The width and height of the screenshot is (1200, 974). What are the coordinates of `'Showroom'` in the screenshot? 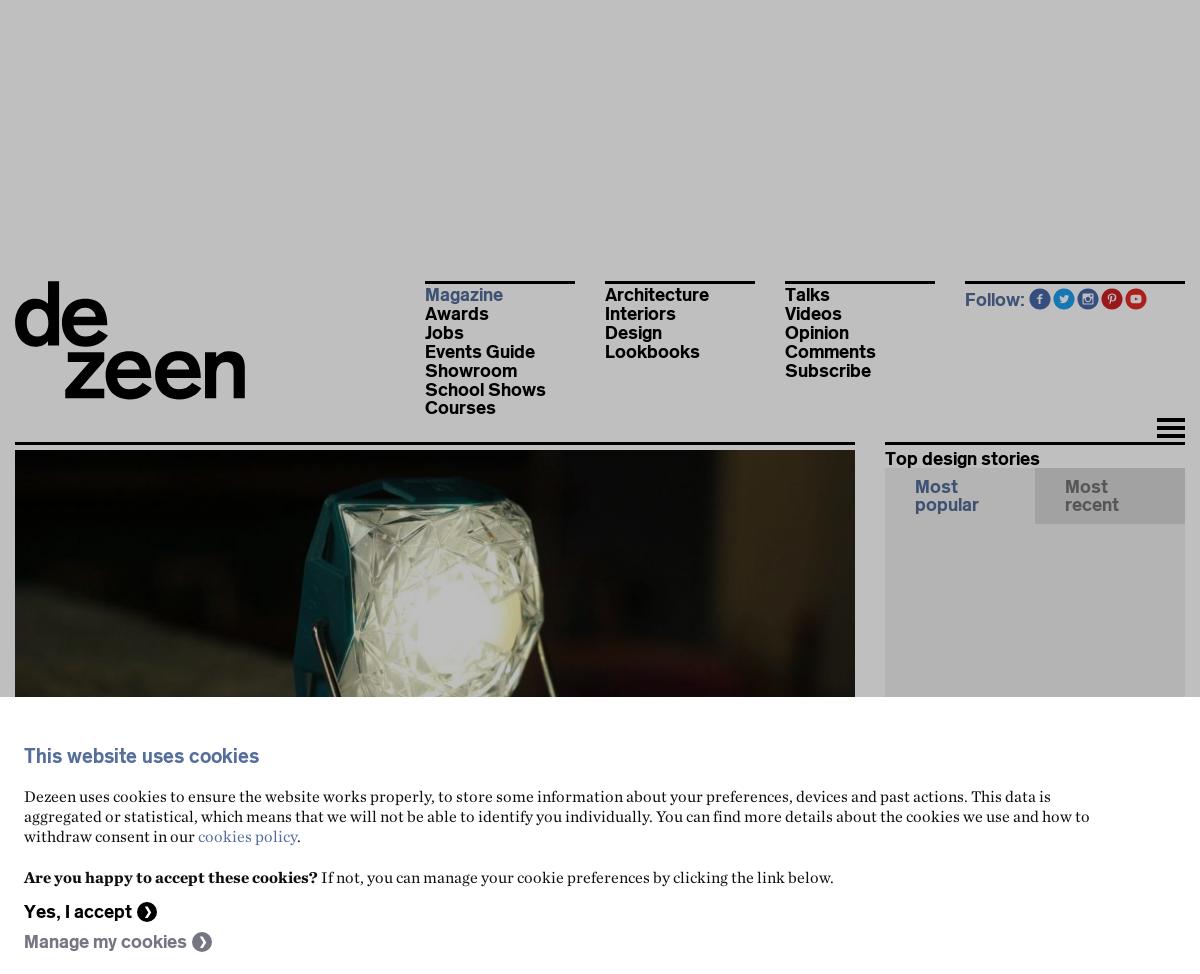 It's located at (470, 370).